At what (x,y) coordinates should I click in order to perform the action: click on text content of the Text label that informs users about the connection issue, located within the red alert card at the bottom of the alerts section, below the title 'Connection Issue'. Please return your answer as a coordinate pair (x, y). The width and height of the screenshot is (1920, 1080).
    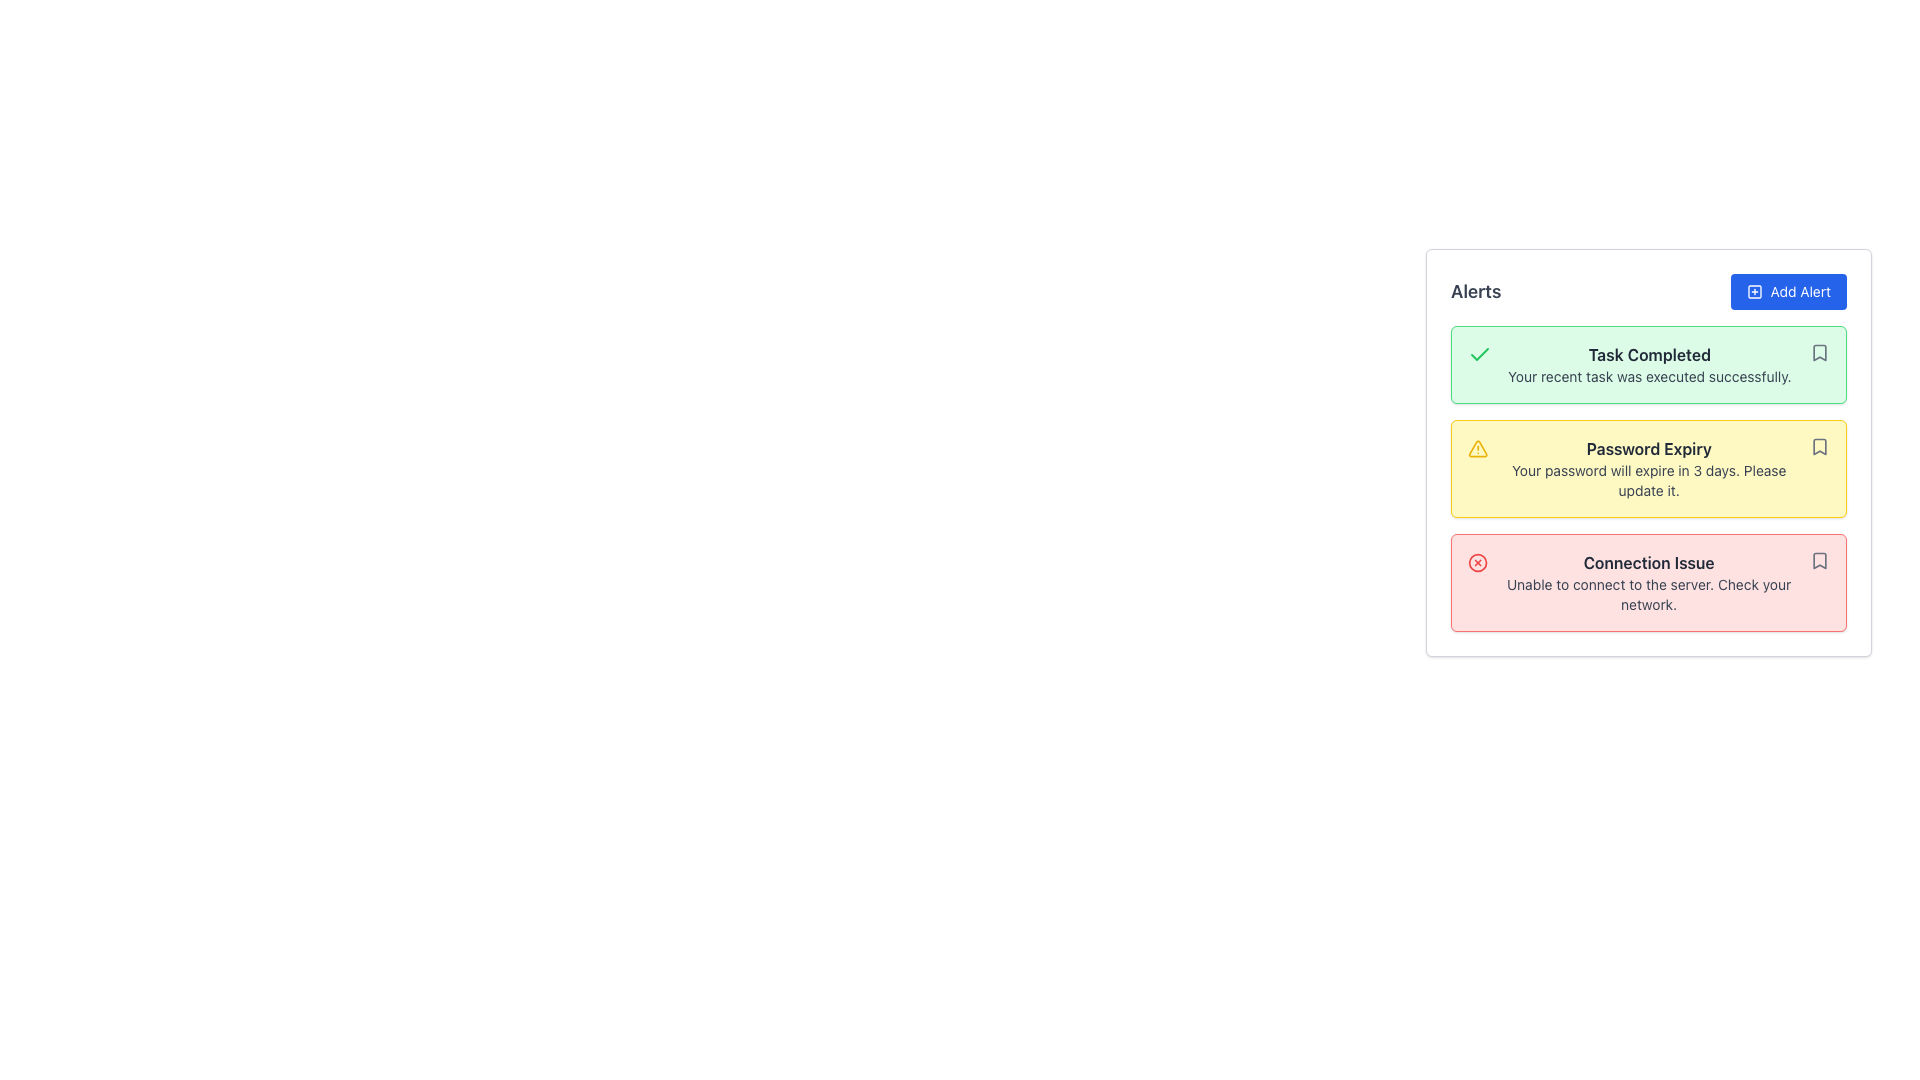
    Looking at the image, I should click on (1649, 593).